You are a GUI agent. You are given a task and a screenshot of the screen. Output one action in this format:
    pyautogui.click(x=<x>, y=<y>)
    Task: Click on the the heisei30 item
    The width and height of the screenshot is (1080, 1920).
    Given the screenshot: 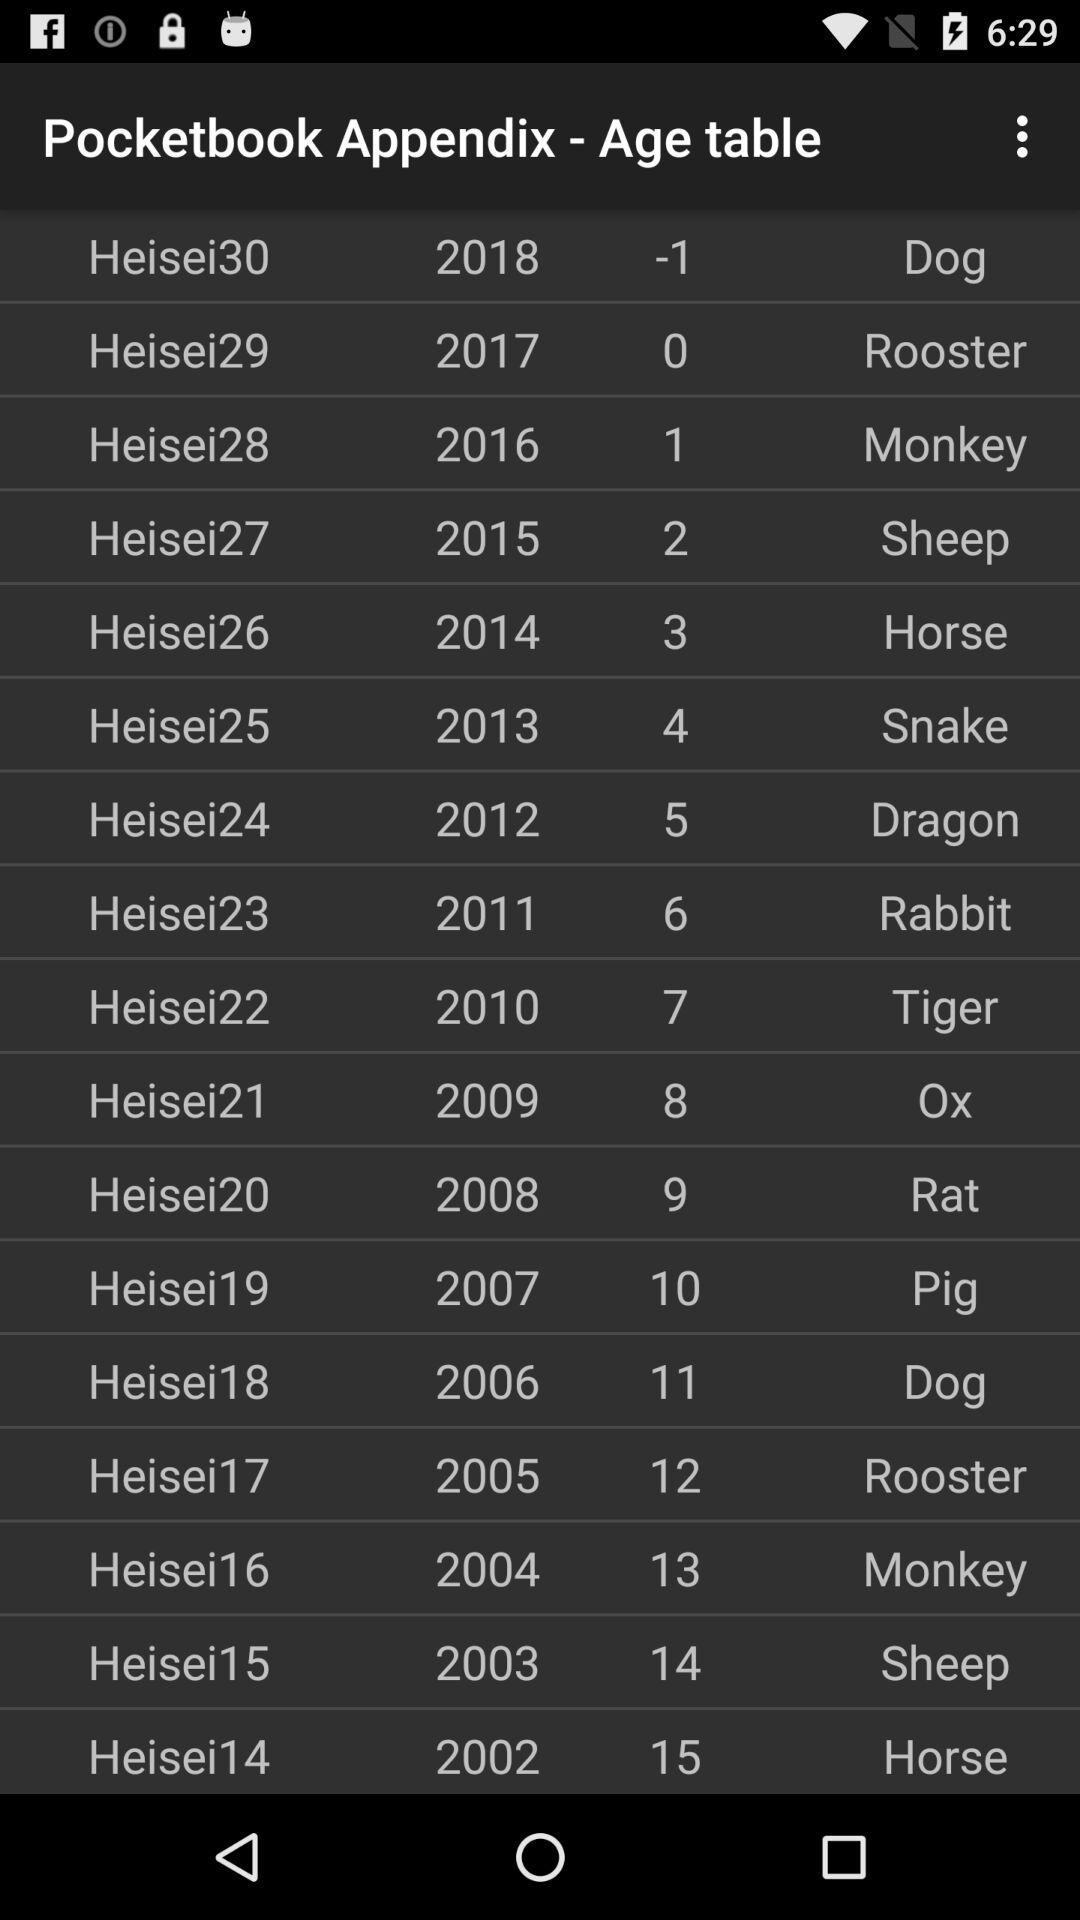 What is the action you would take?
    pyautogui.click(x=135, y=254)
    